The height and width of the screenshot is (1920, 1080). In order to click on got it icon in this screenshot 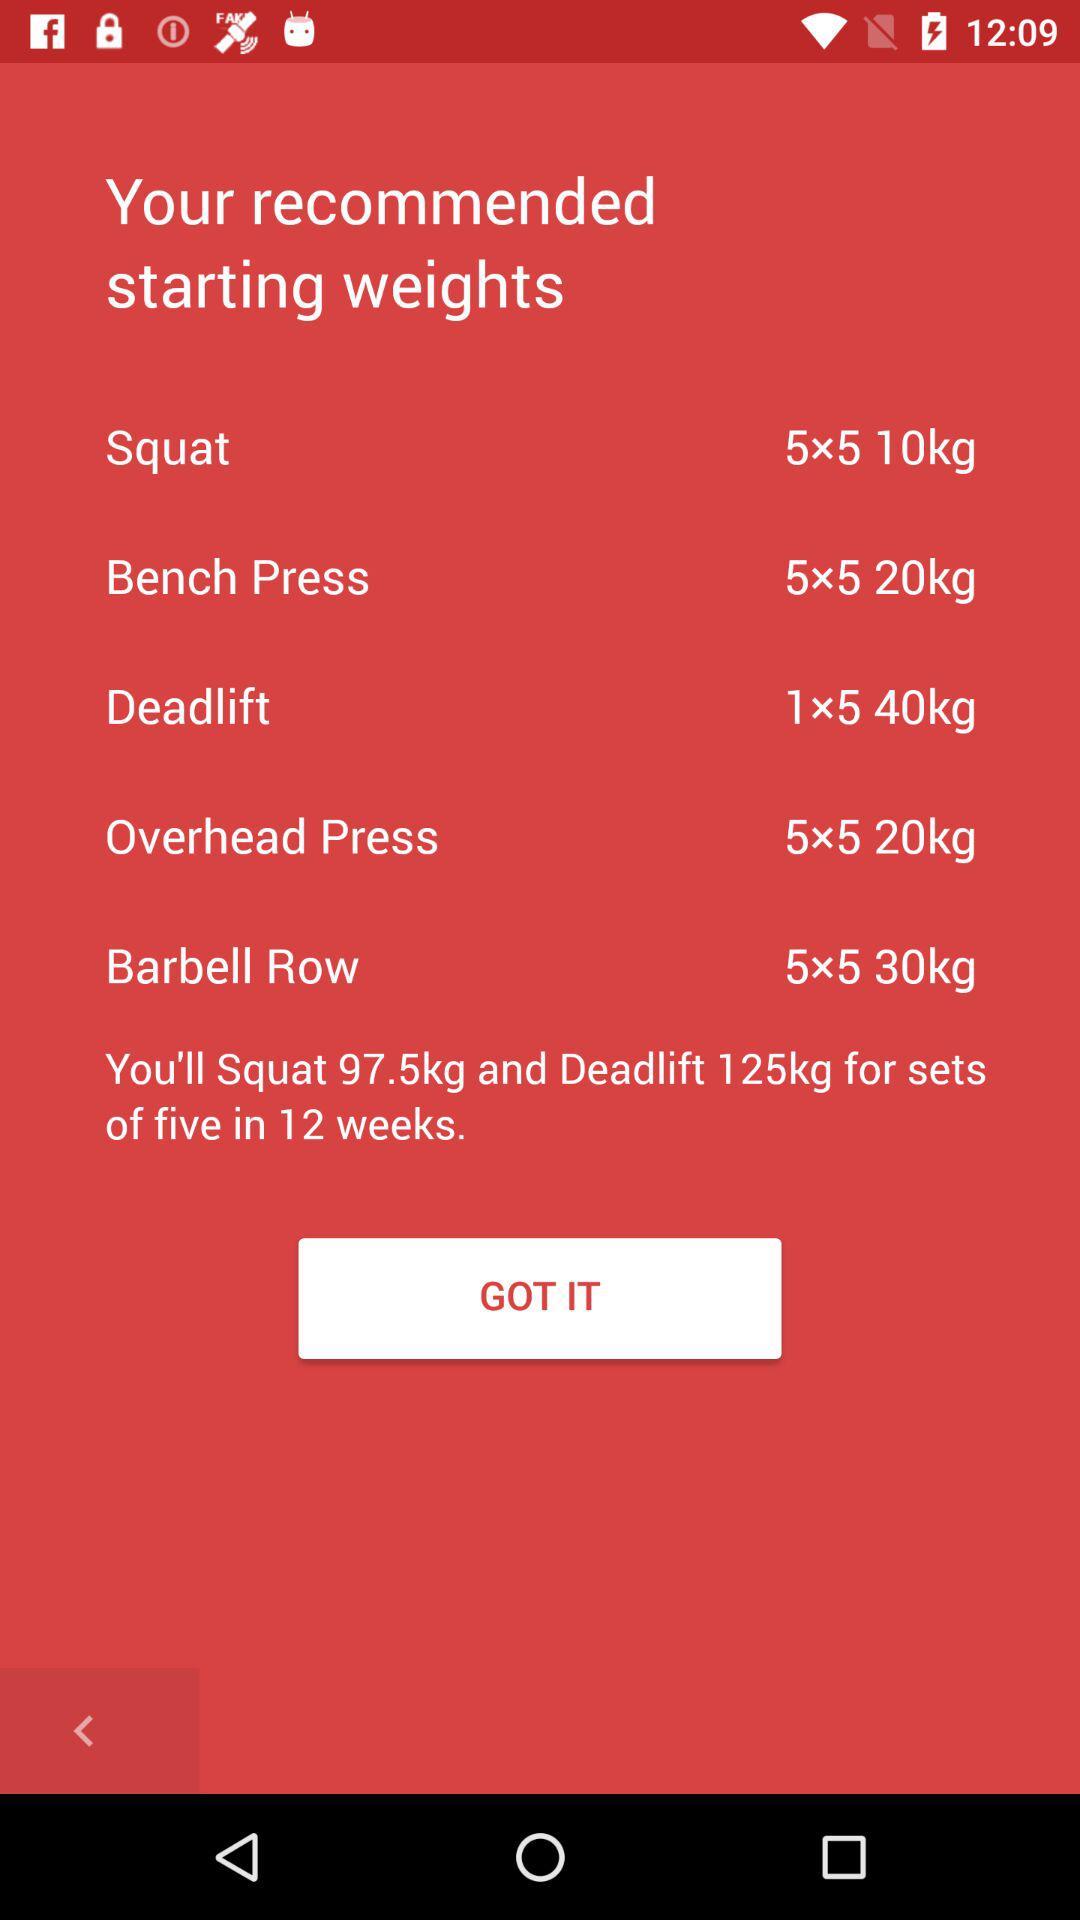, I will do `click(540, 1298)`.